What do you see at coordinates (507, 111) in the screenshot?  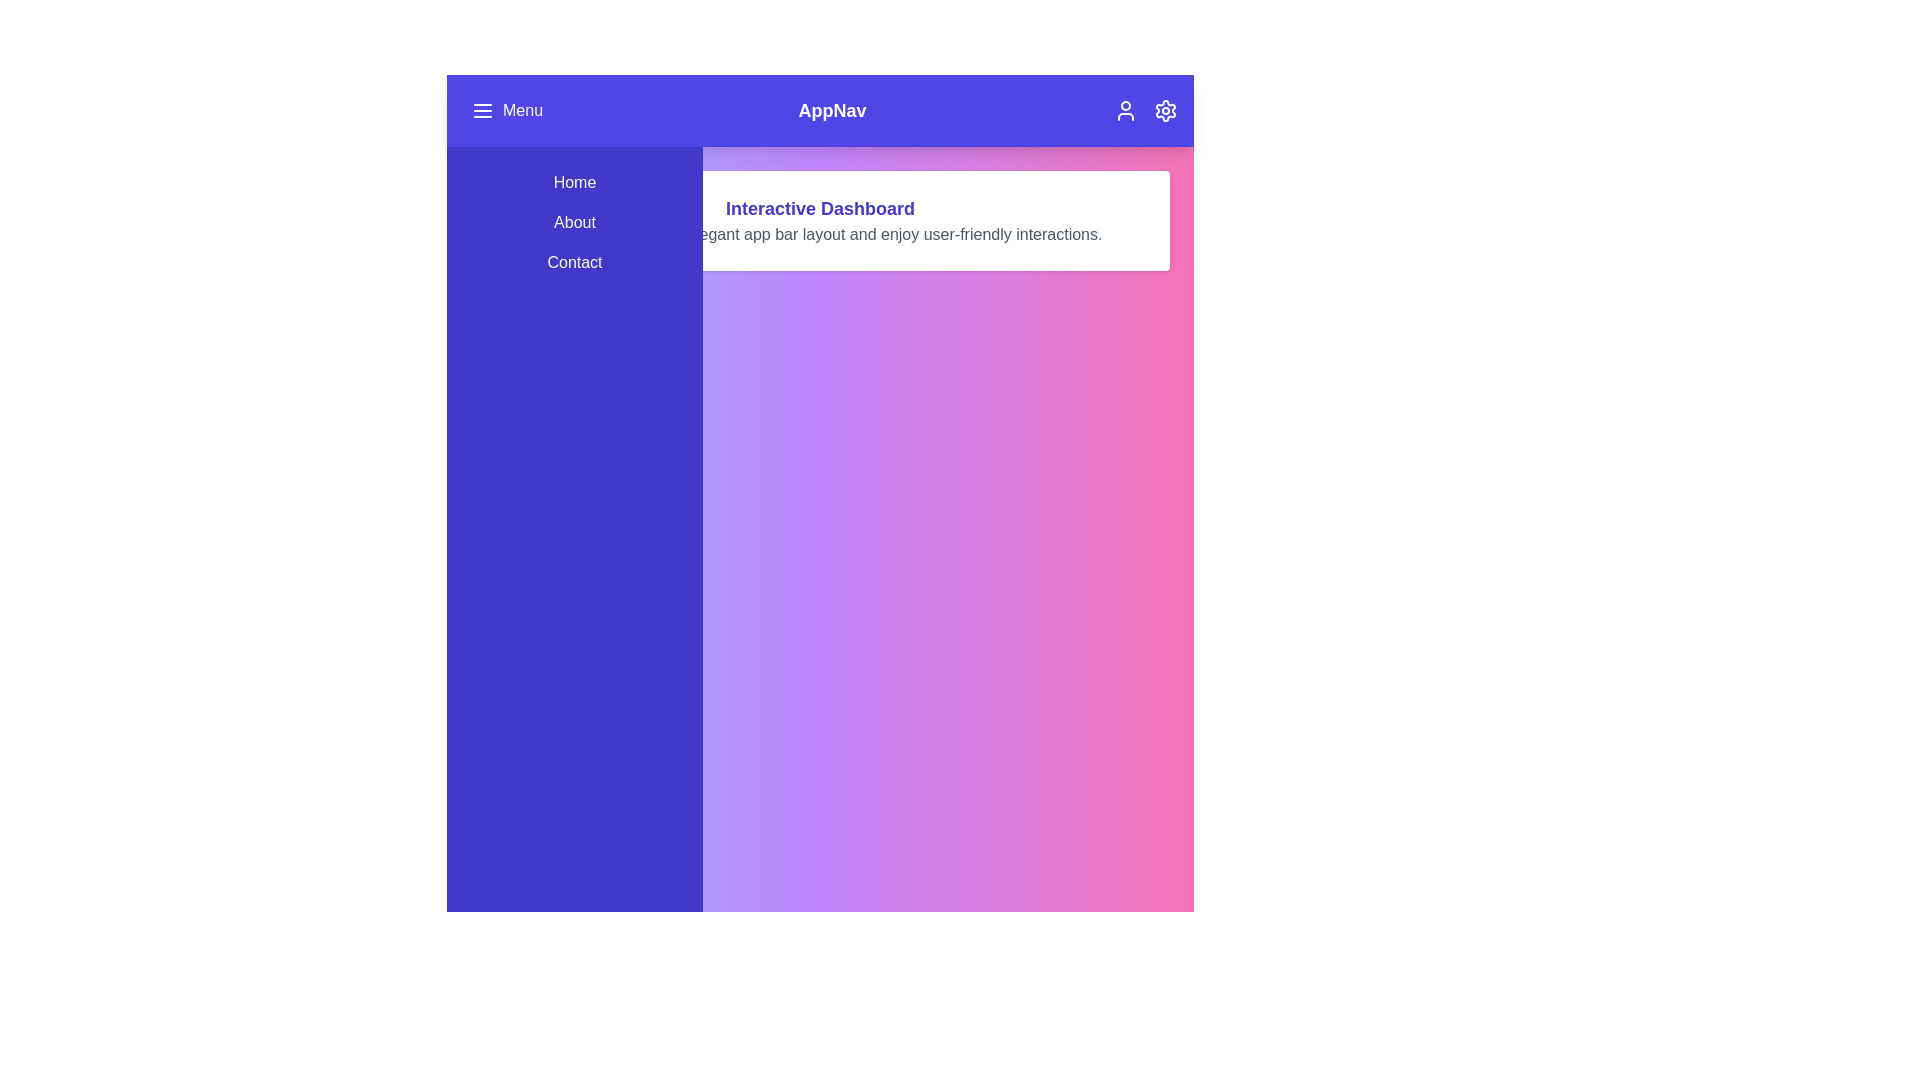 I see `'Menu' button to toggle the navigation menu visibility` at bounding box center [507, 111].